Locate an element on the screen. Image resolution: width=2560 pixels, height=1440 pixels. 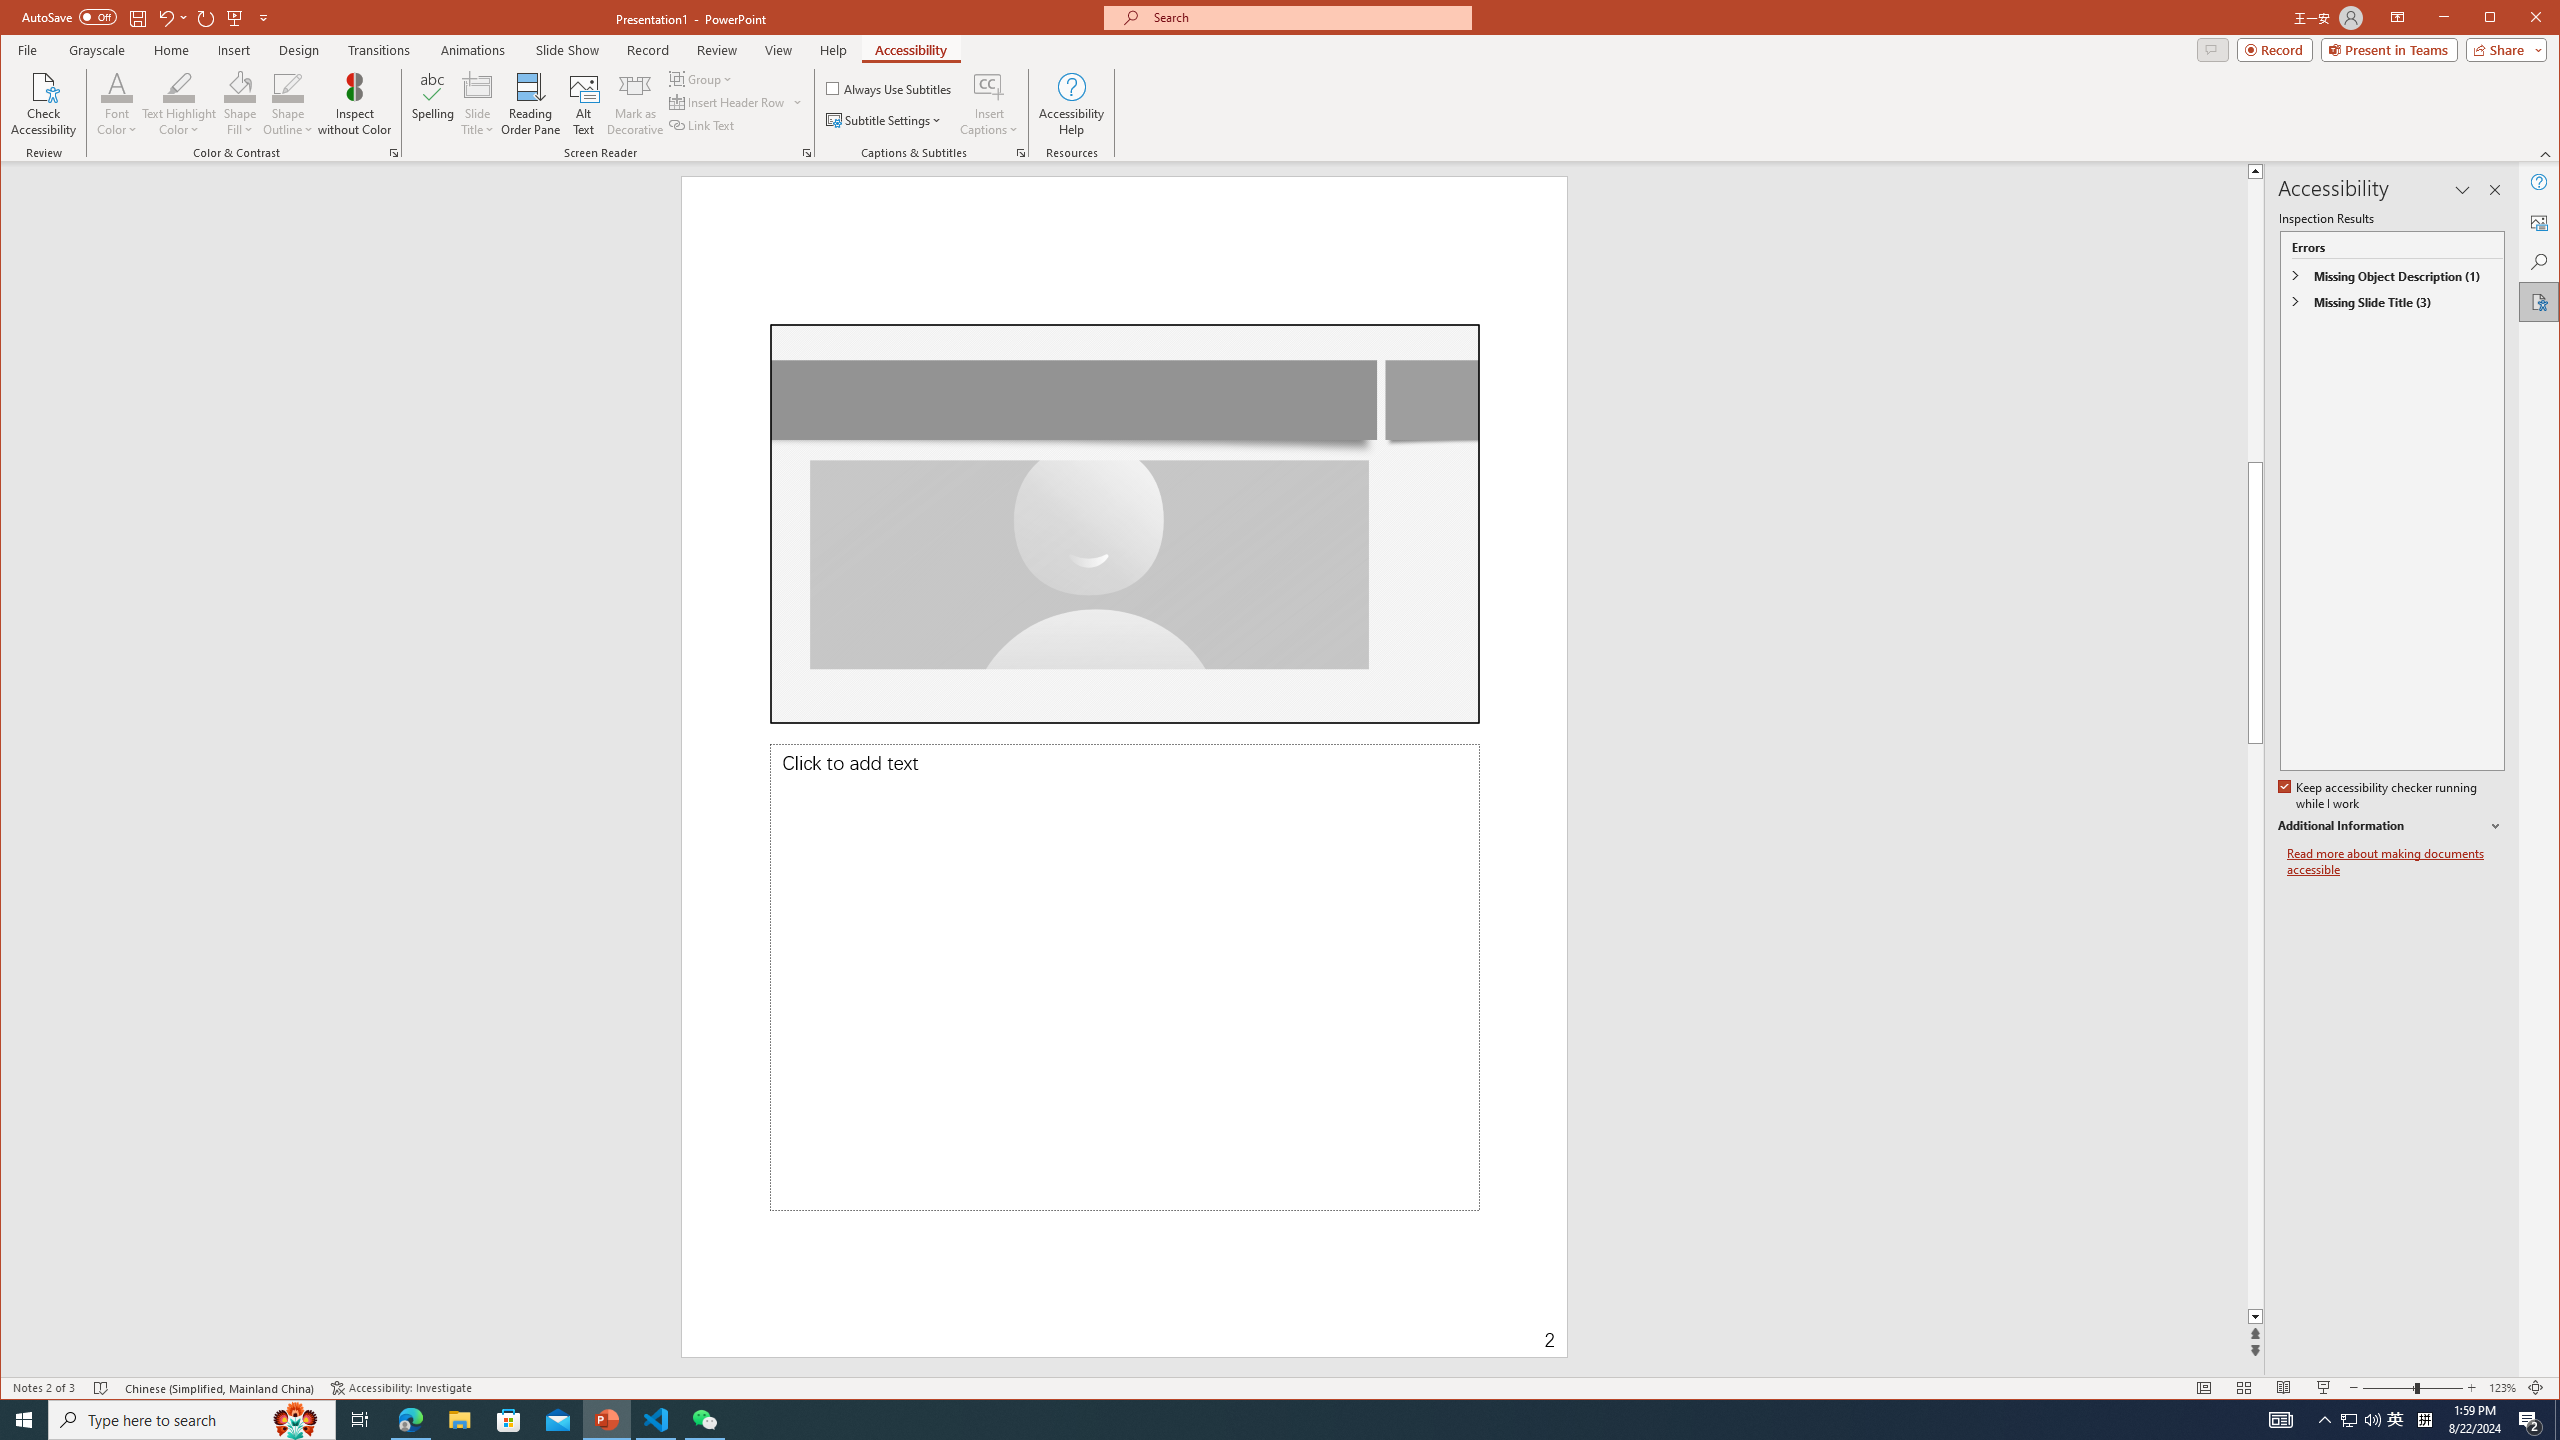
'Always Use Subtitles' is located at coordinates (888, 87).